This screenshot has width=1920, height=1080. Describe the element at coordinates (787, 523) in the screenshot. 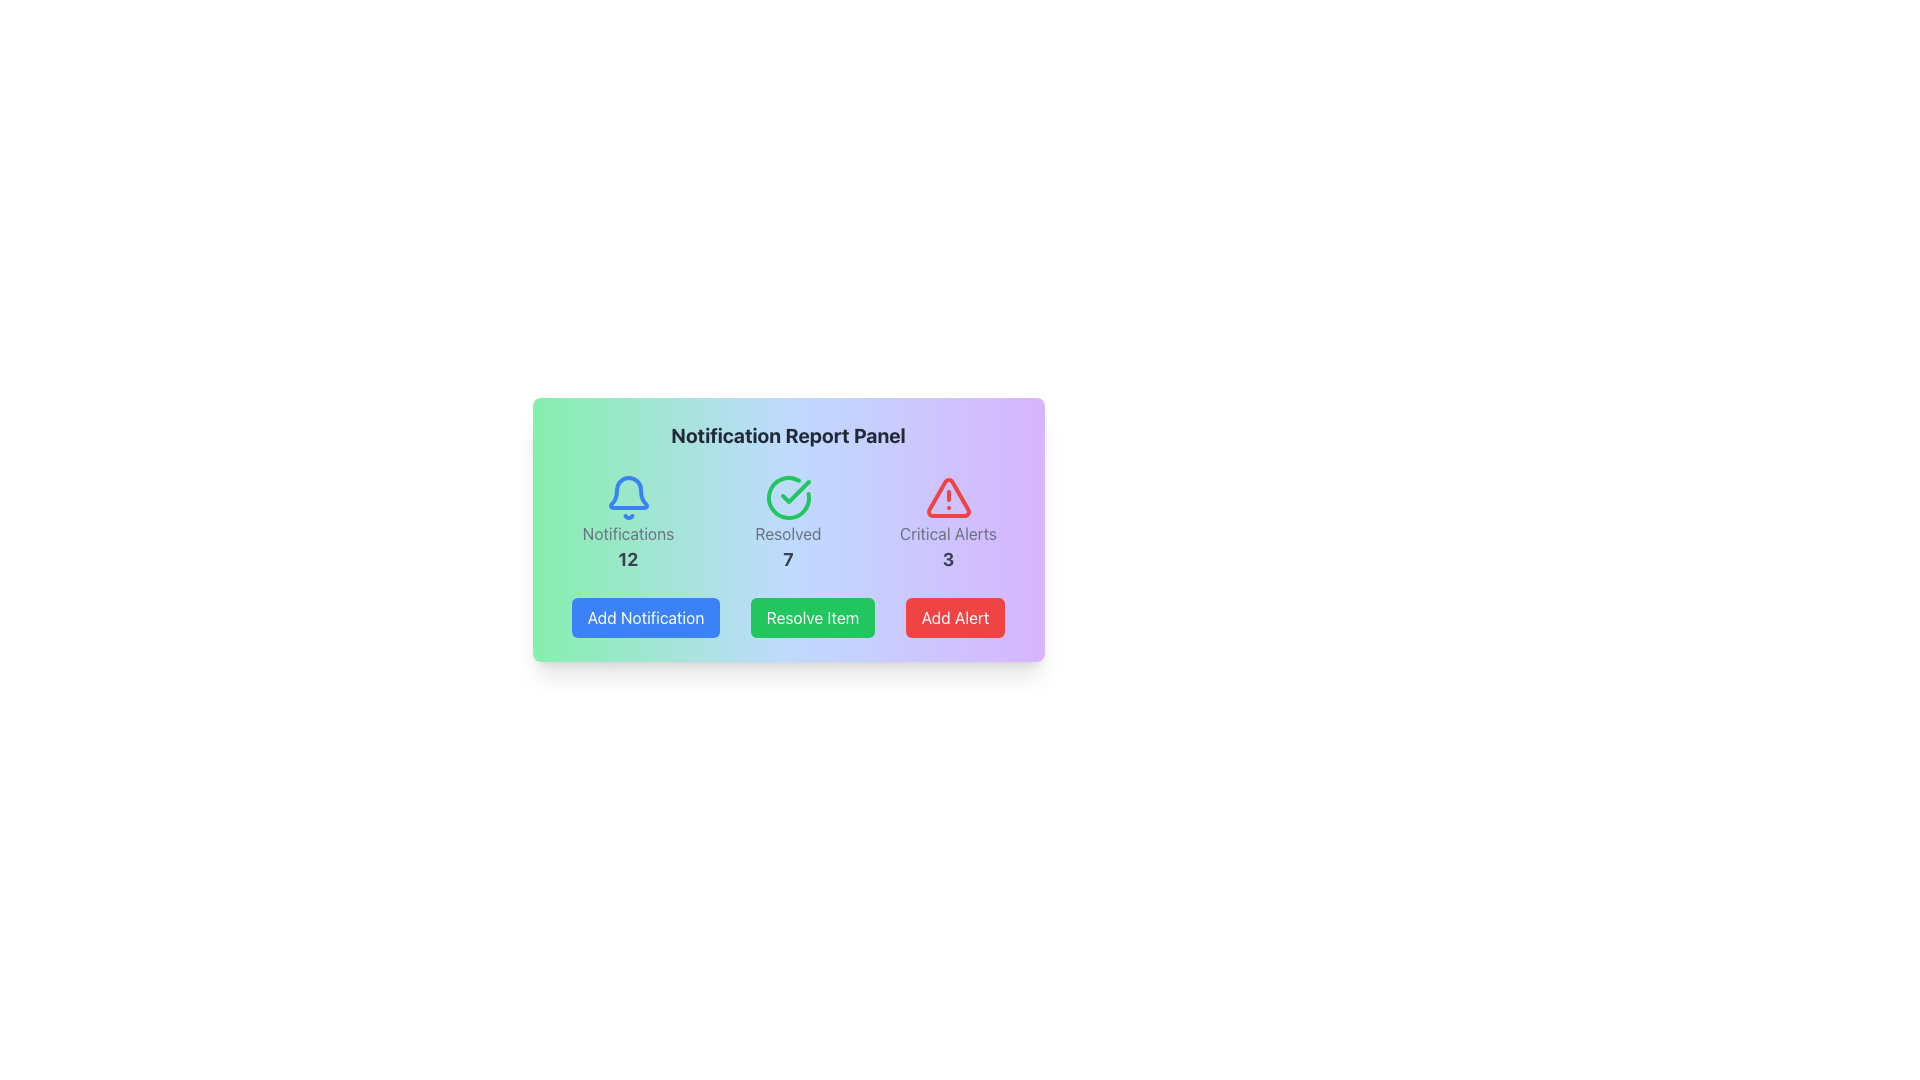

I see `the Information display panel that shows the count of resolved items, which is positioned centrally between 'Notifications' and 'Critical Alerts'` at that location.